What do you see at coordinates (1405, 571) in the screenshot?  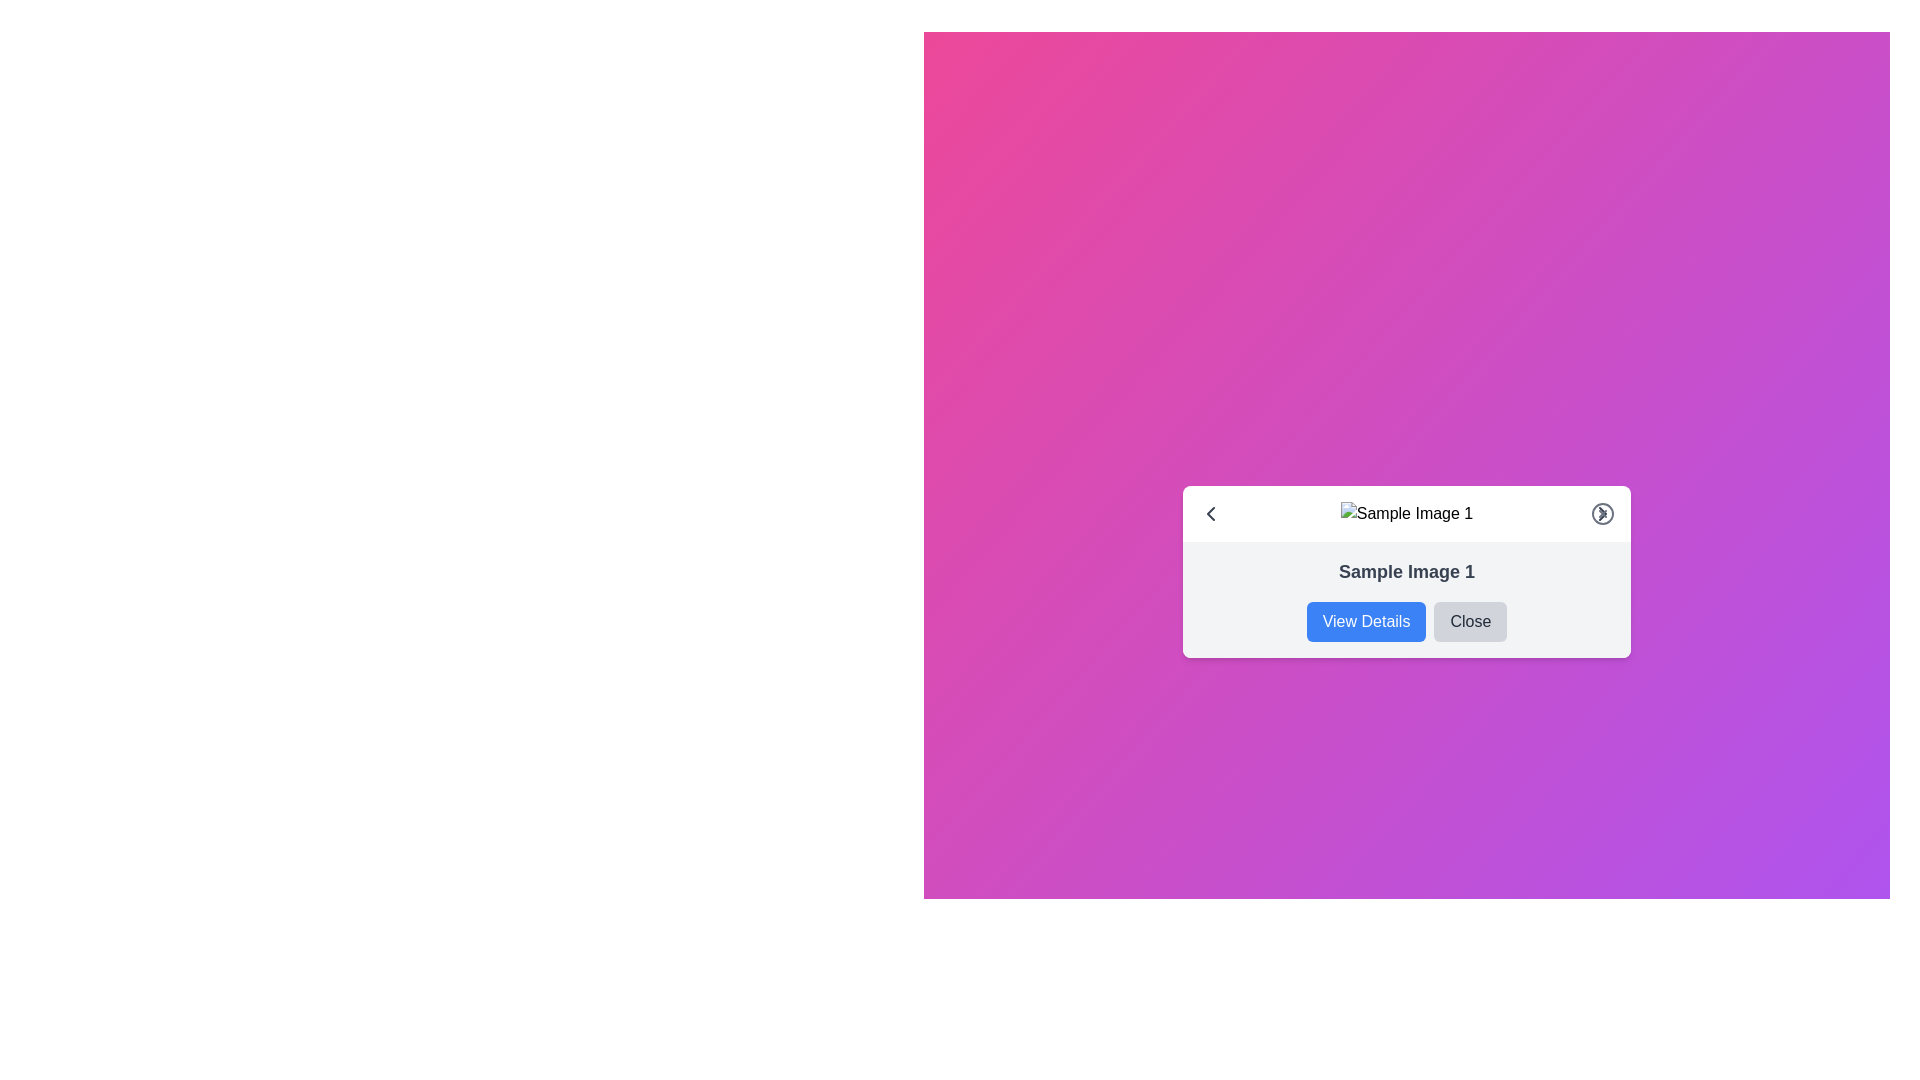 I see `the static text element that serves as a title or identifier for the content in the dialog box, positioned at the center top above the 'View Details' and 'Close' buttons` at bounding box center [1405, 571].